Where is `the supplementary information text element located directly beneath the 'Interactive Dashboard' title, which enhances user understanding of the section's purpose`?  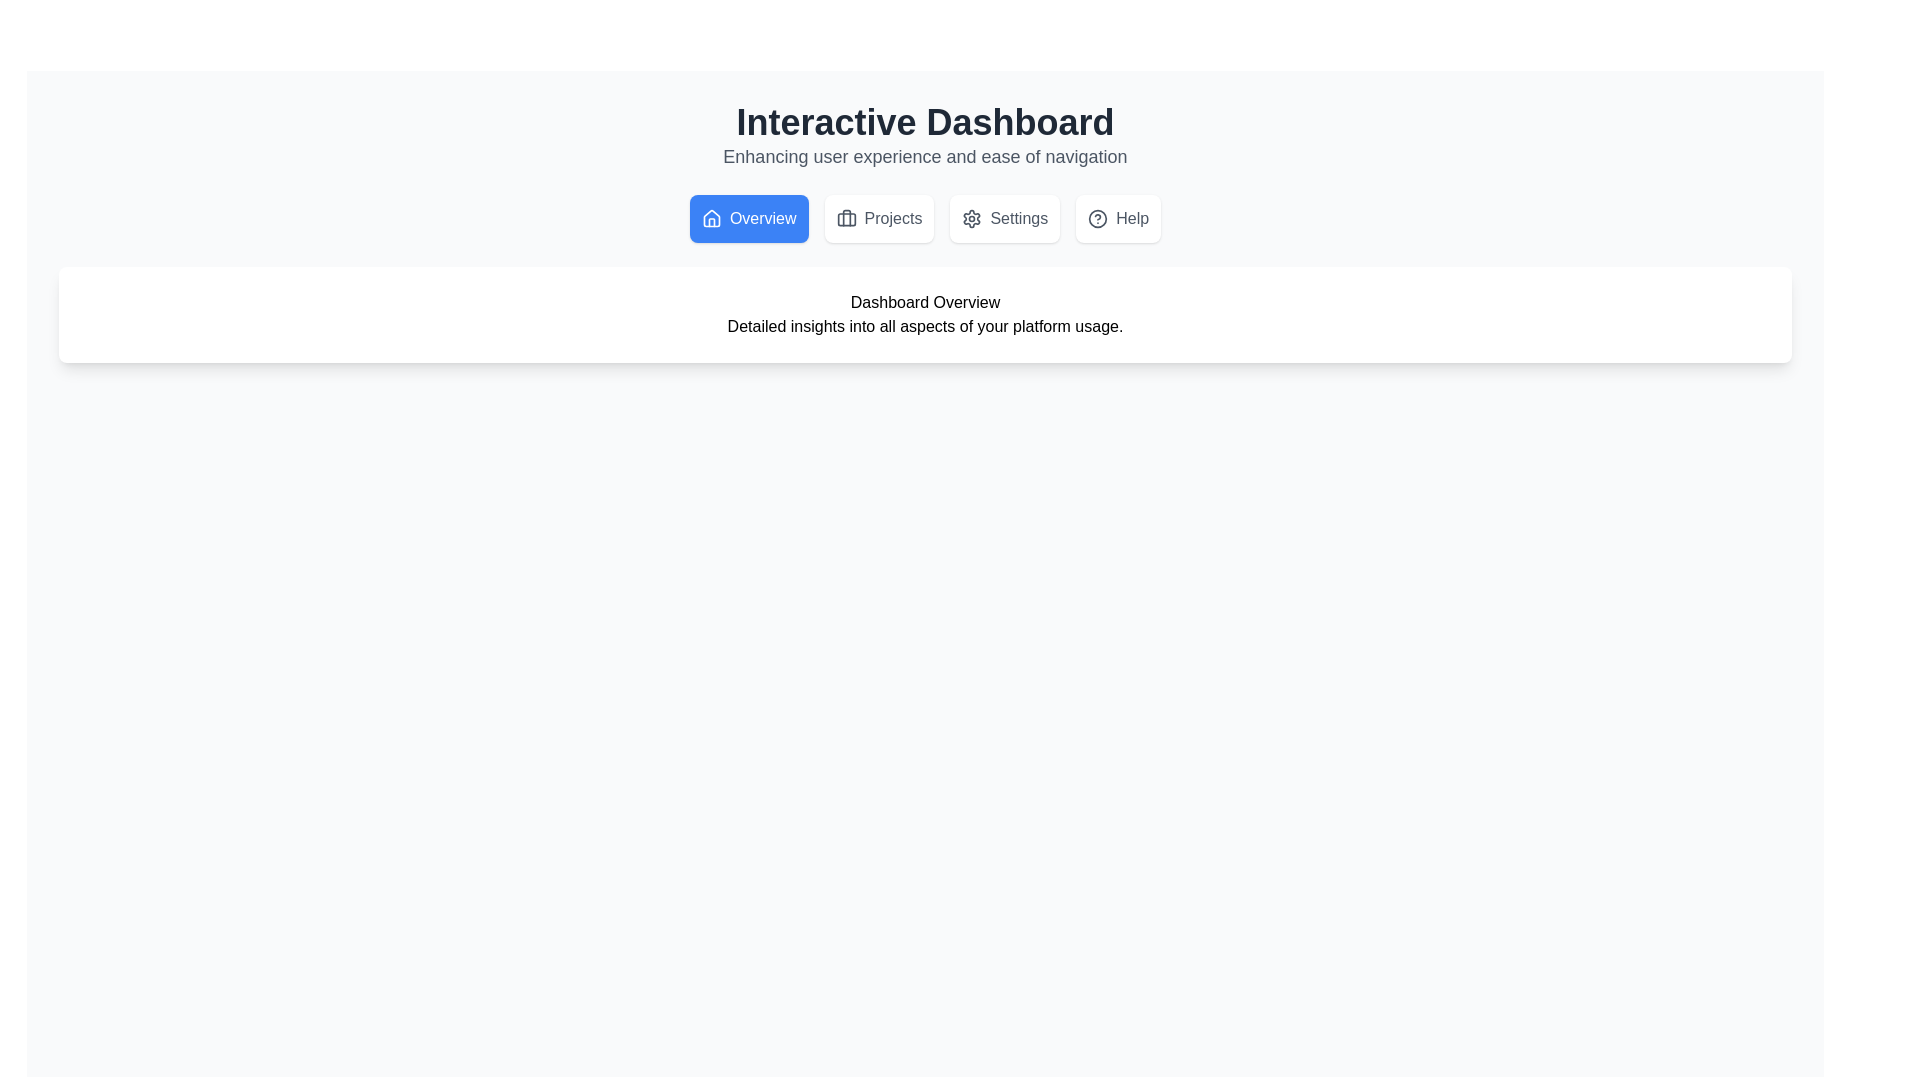 the supplementary information text element located directly beneath the 'Interactive Dashboard' title, which enhances user understanding of the section's purpose is located at coordinates (924, 156).